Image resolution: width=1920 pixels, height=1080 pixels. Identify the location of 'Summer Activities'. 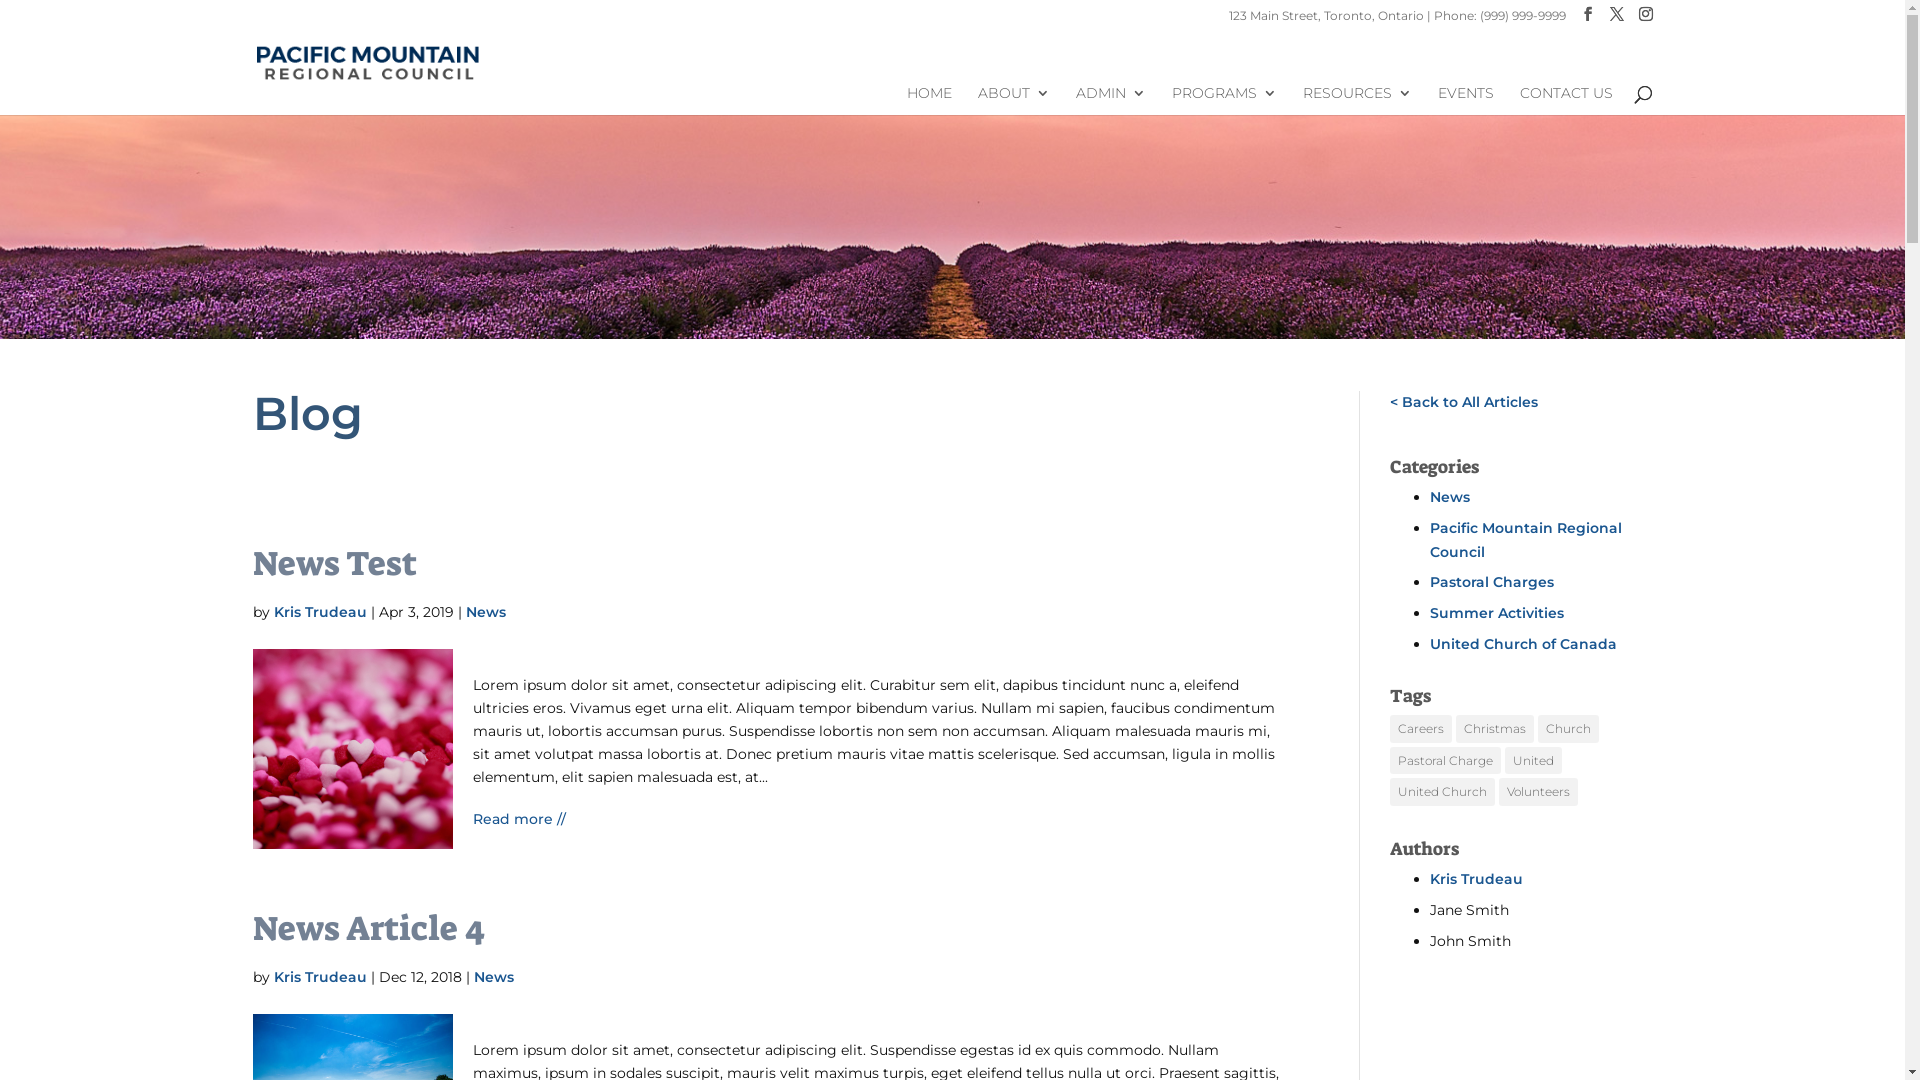
(1497, 612).